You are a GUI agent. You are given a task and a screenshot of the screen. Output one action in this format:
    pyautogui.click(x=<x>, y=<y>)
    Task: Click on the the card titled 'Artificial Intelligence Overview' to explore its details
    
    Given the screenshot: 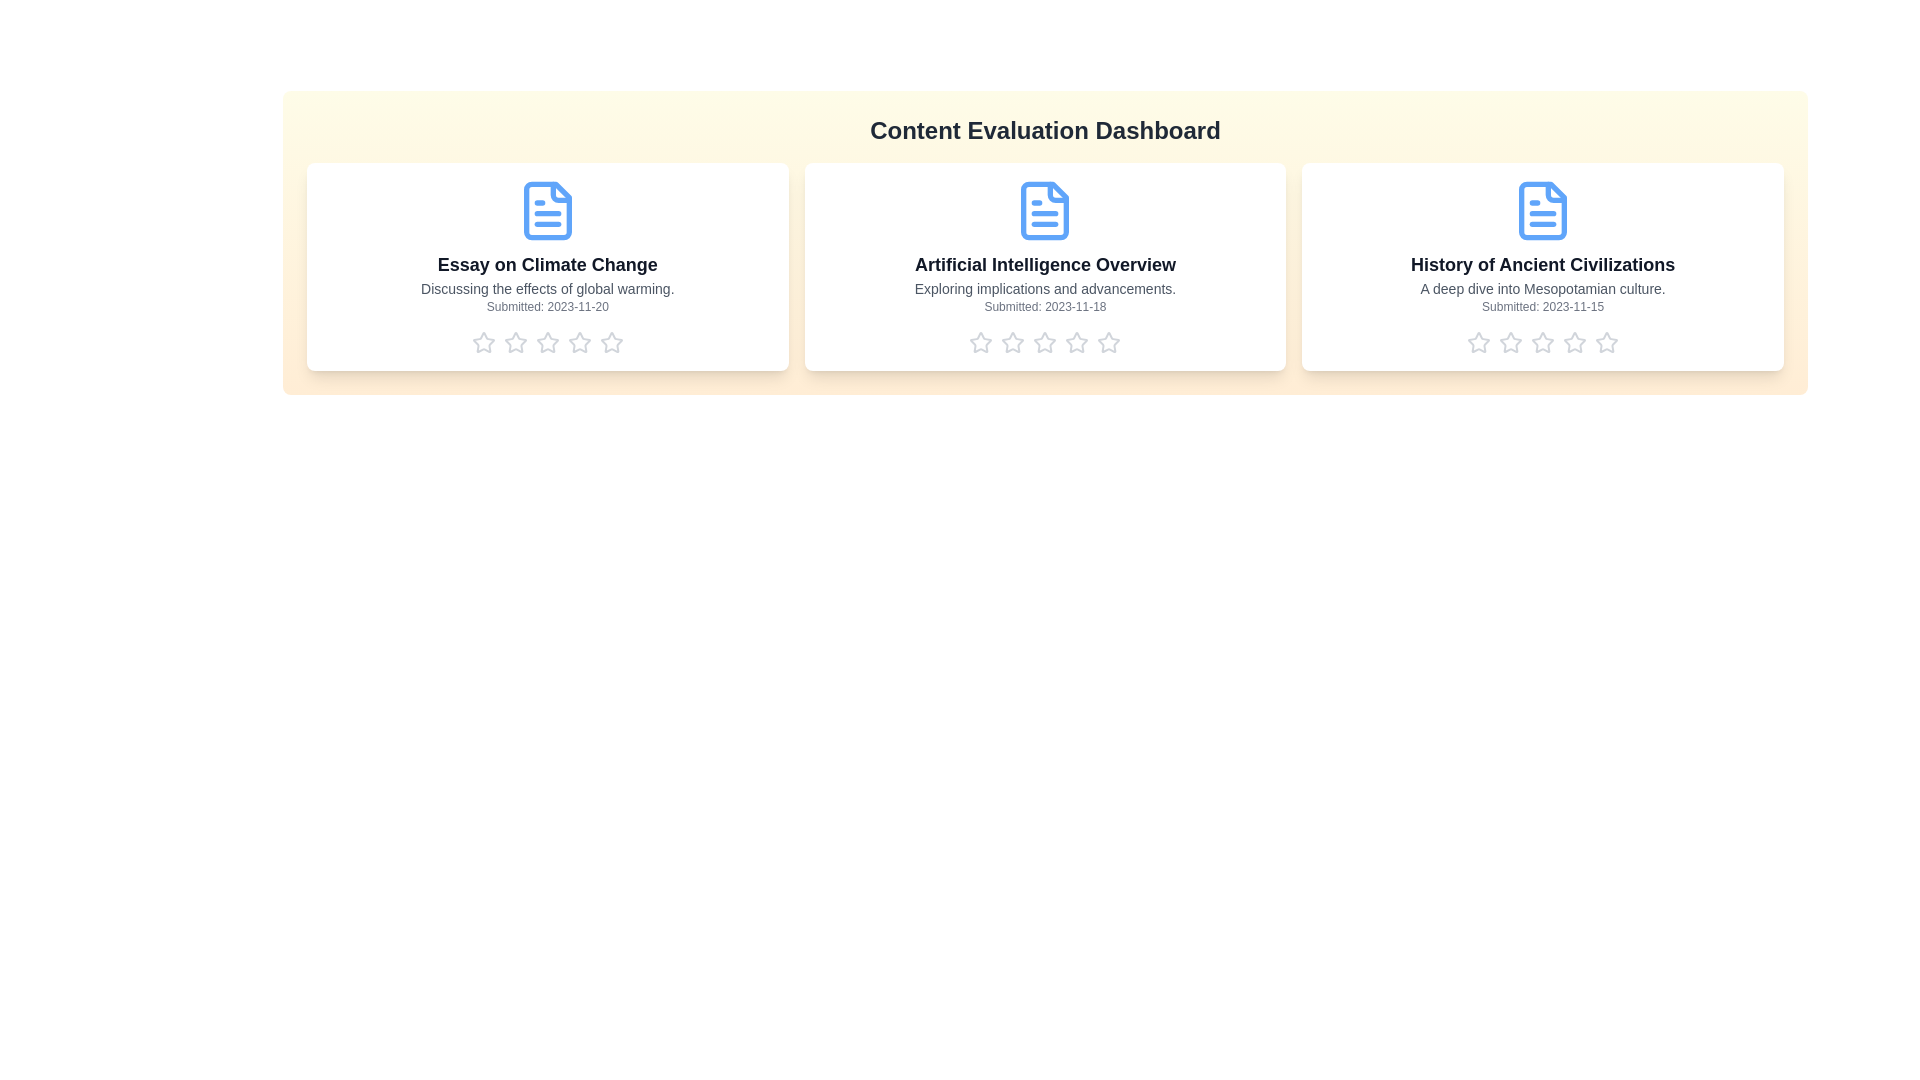 What is the action you would take?
    pyautogui.click(x=1044, y=265)
    